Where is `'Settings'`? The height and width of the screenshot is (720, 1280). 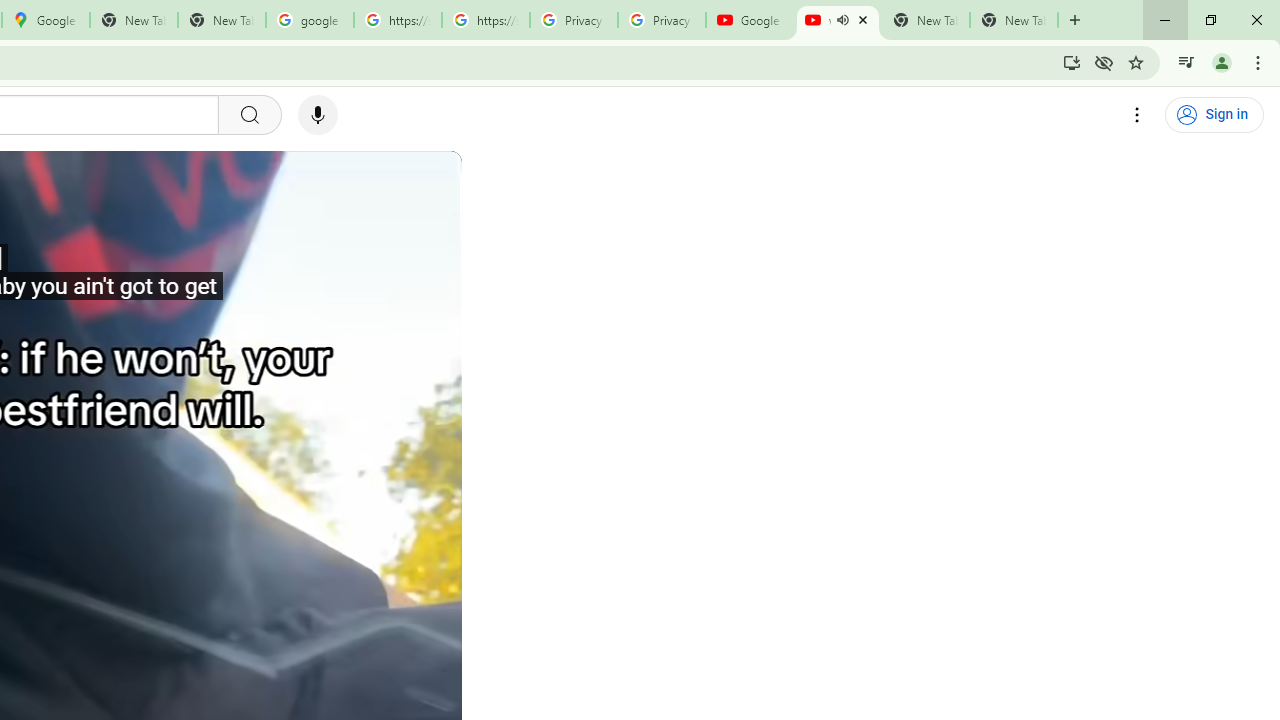
'Settings' is located at coordinates (1137, 115).